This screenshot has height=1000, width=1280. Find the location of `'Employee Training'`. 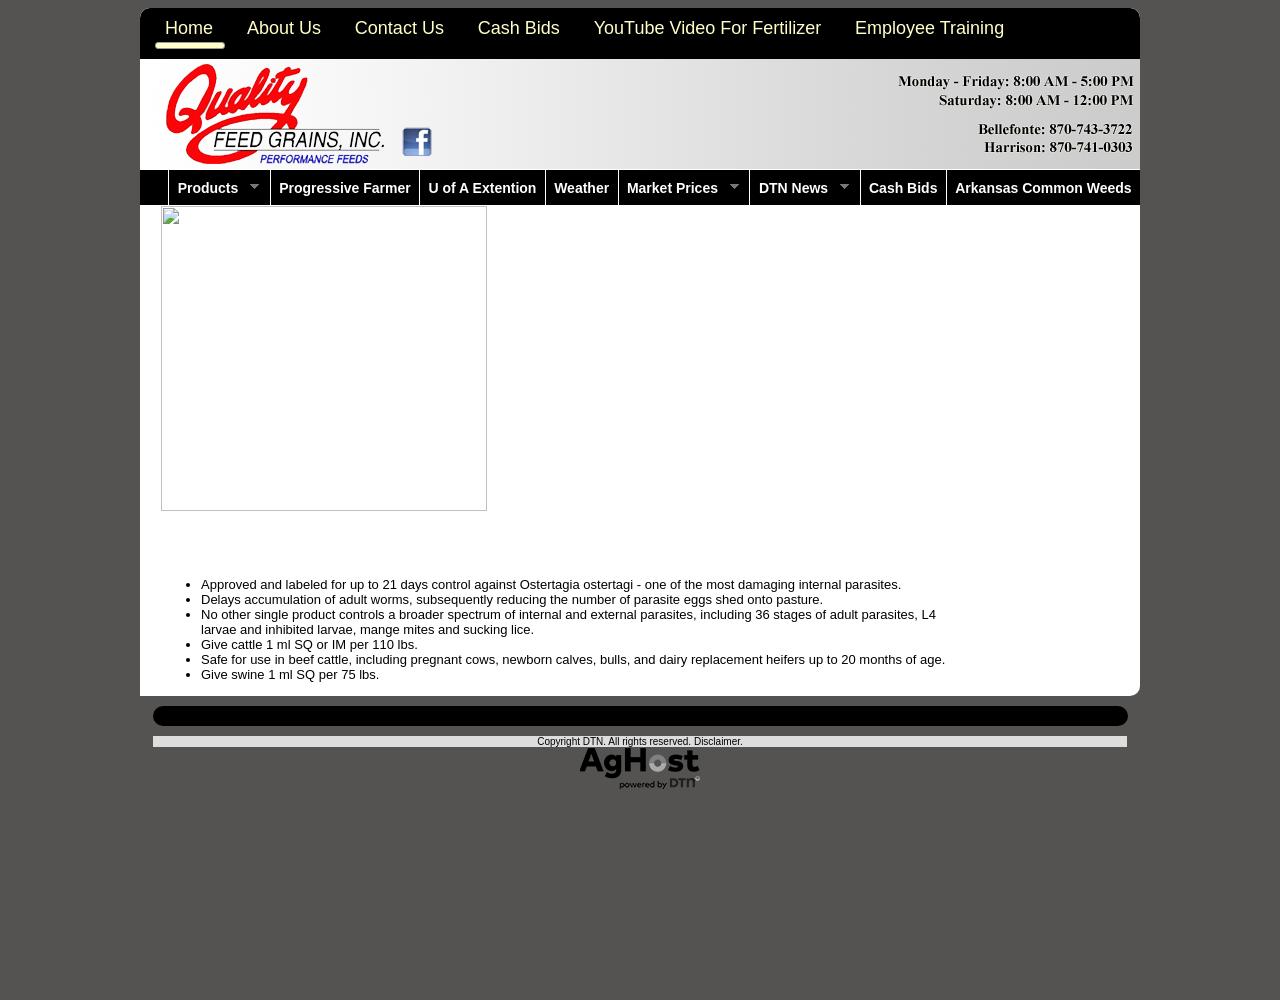

'Employee Training' is located at coordinates (855, 28).